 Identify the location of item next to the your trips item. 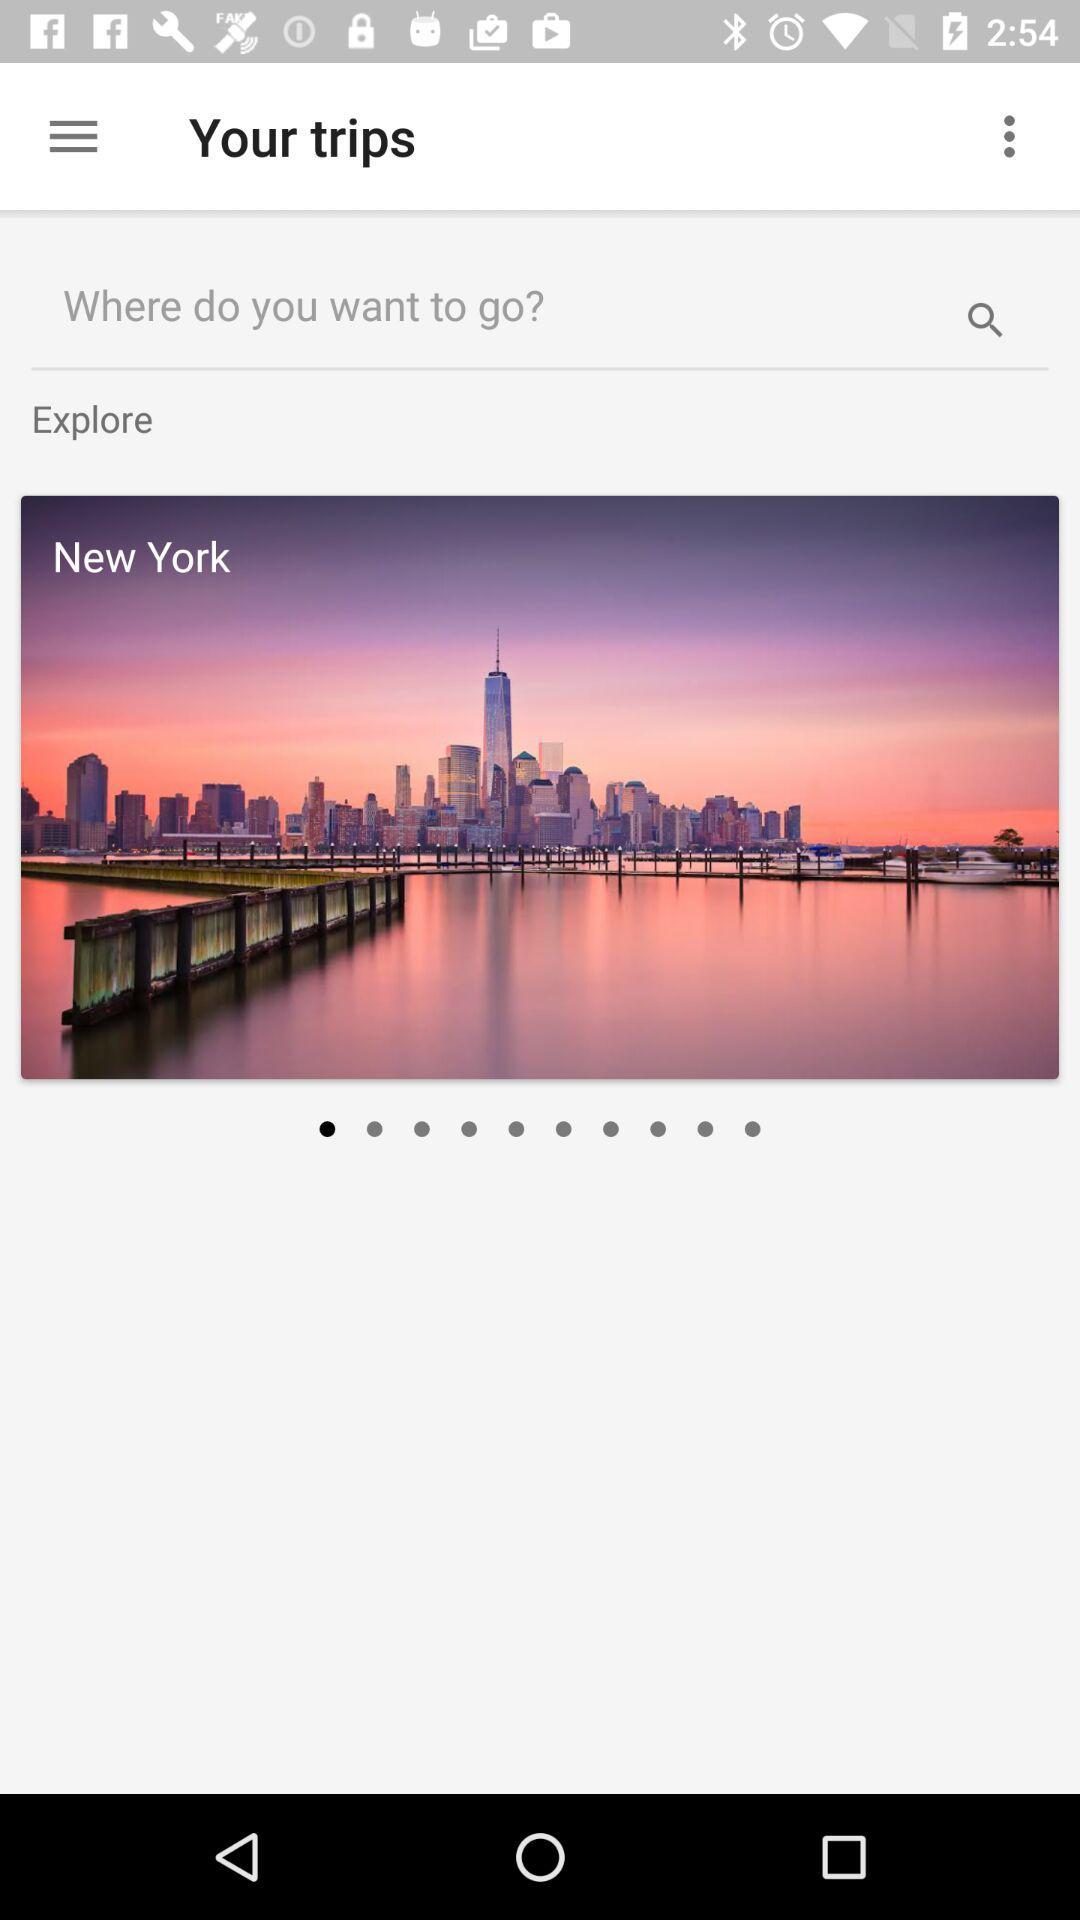
(72, 135).